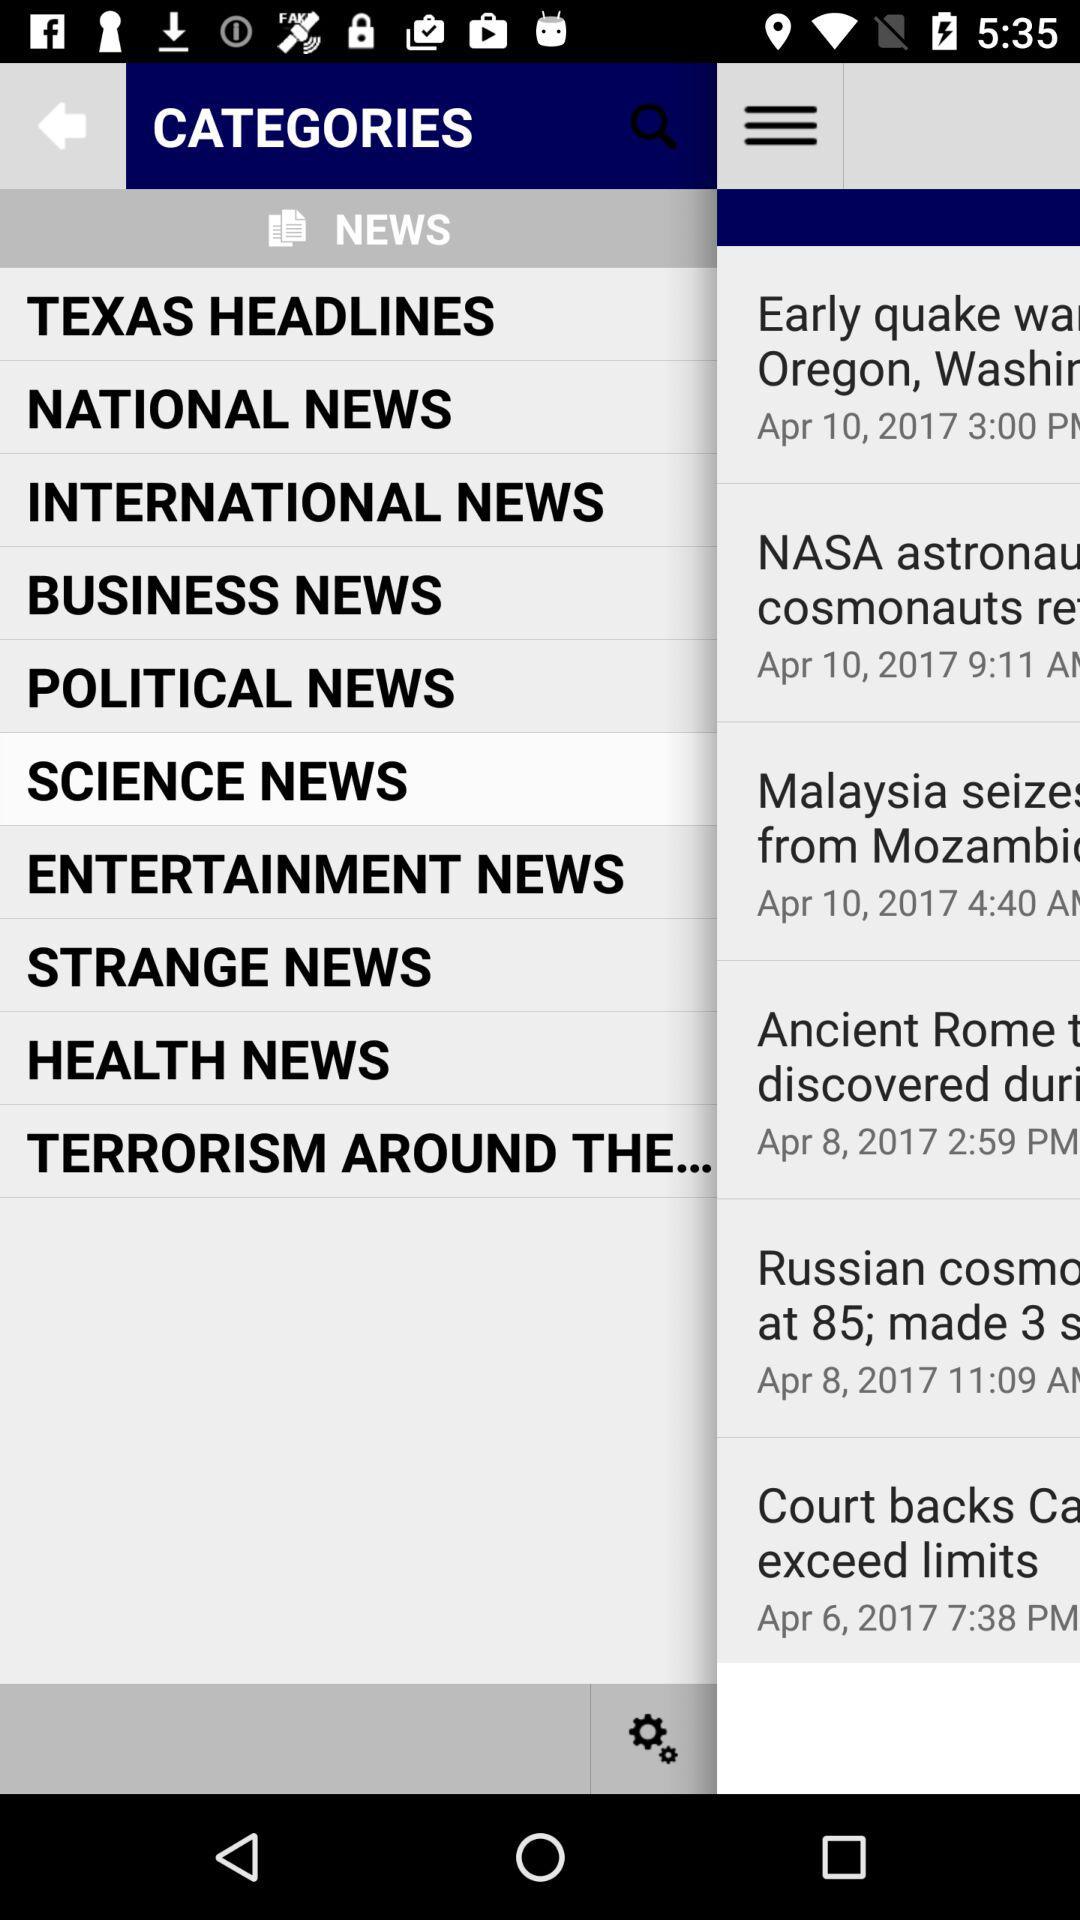  What do you see at coordinates (897, 720) in the screenshot?
I see `app above the malaysia seizes 18 app` at bounding box center [897, 720].